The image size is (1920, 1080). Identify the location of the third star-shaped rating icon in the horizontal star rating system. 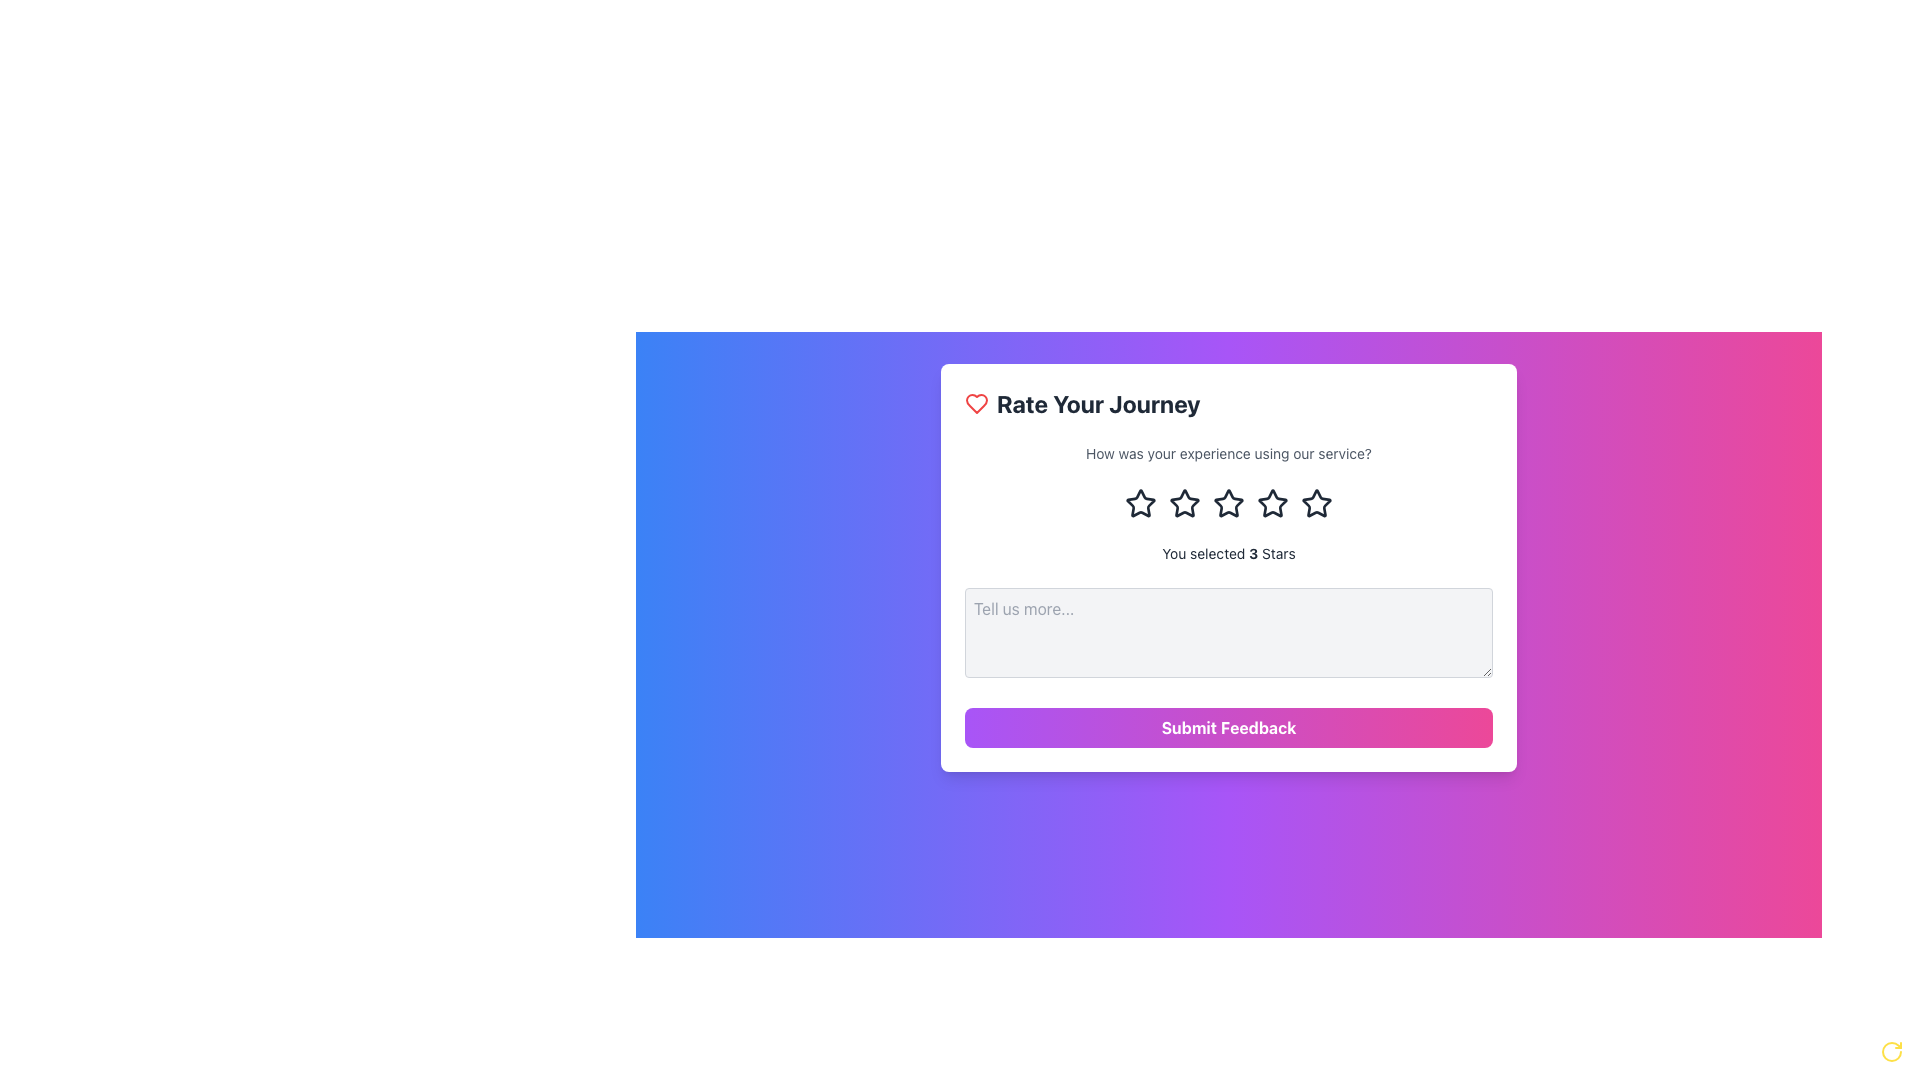
(1271, 502).